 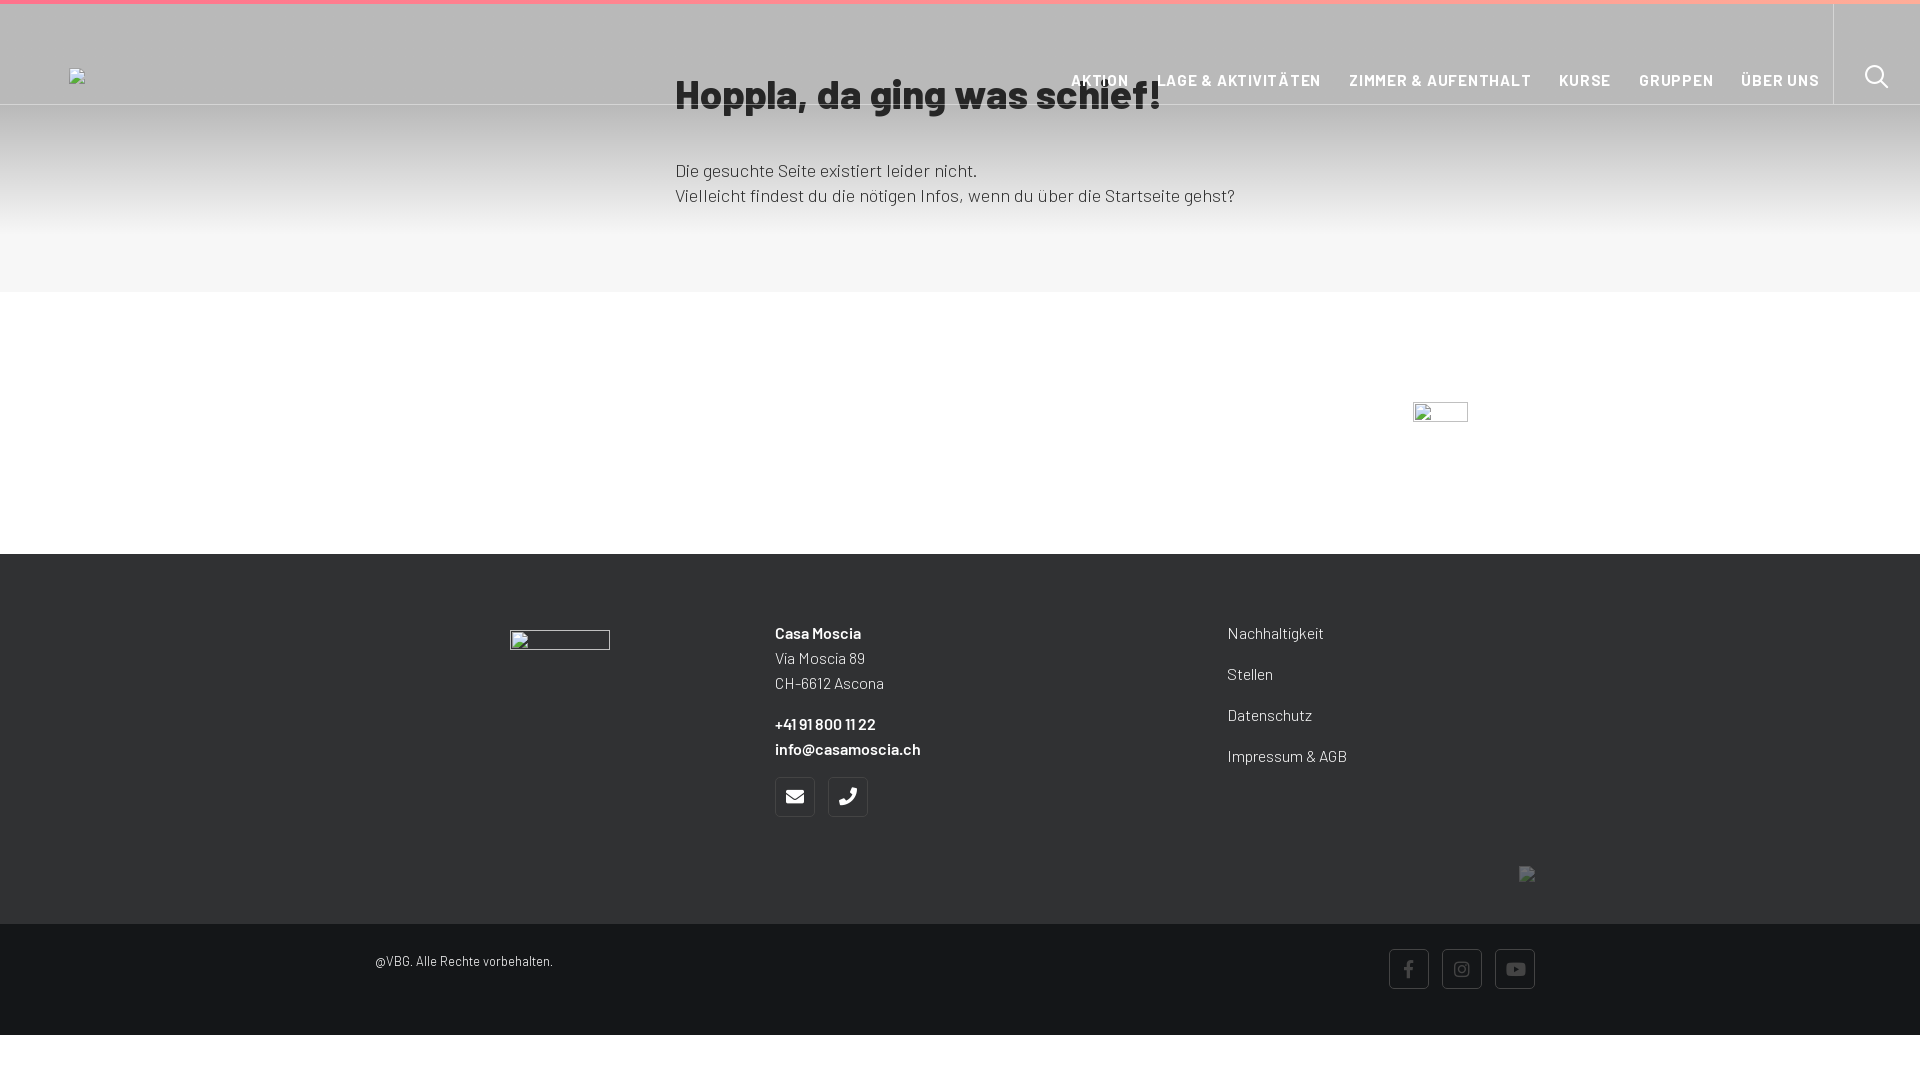 I want to click on 'JETZT ENTDECKEN', so click(x=1266, y=430).